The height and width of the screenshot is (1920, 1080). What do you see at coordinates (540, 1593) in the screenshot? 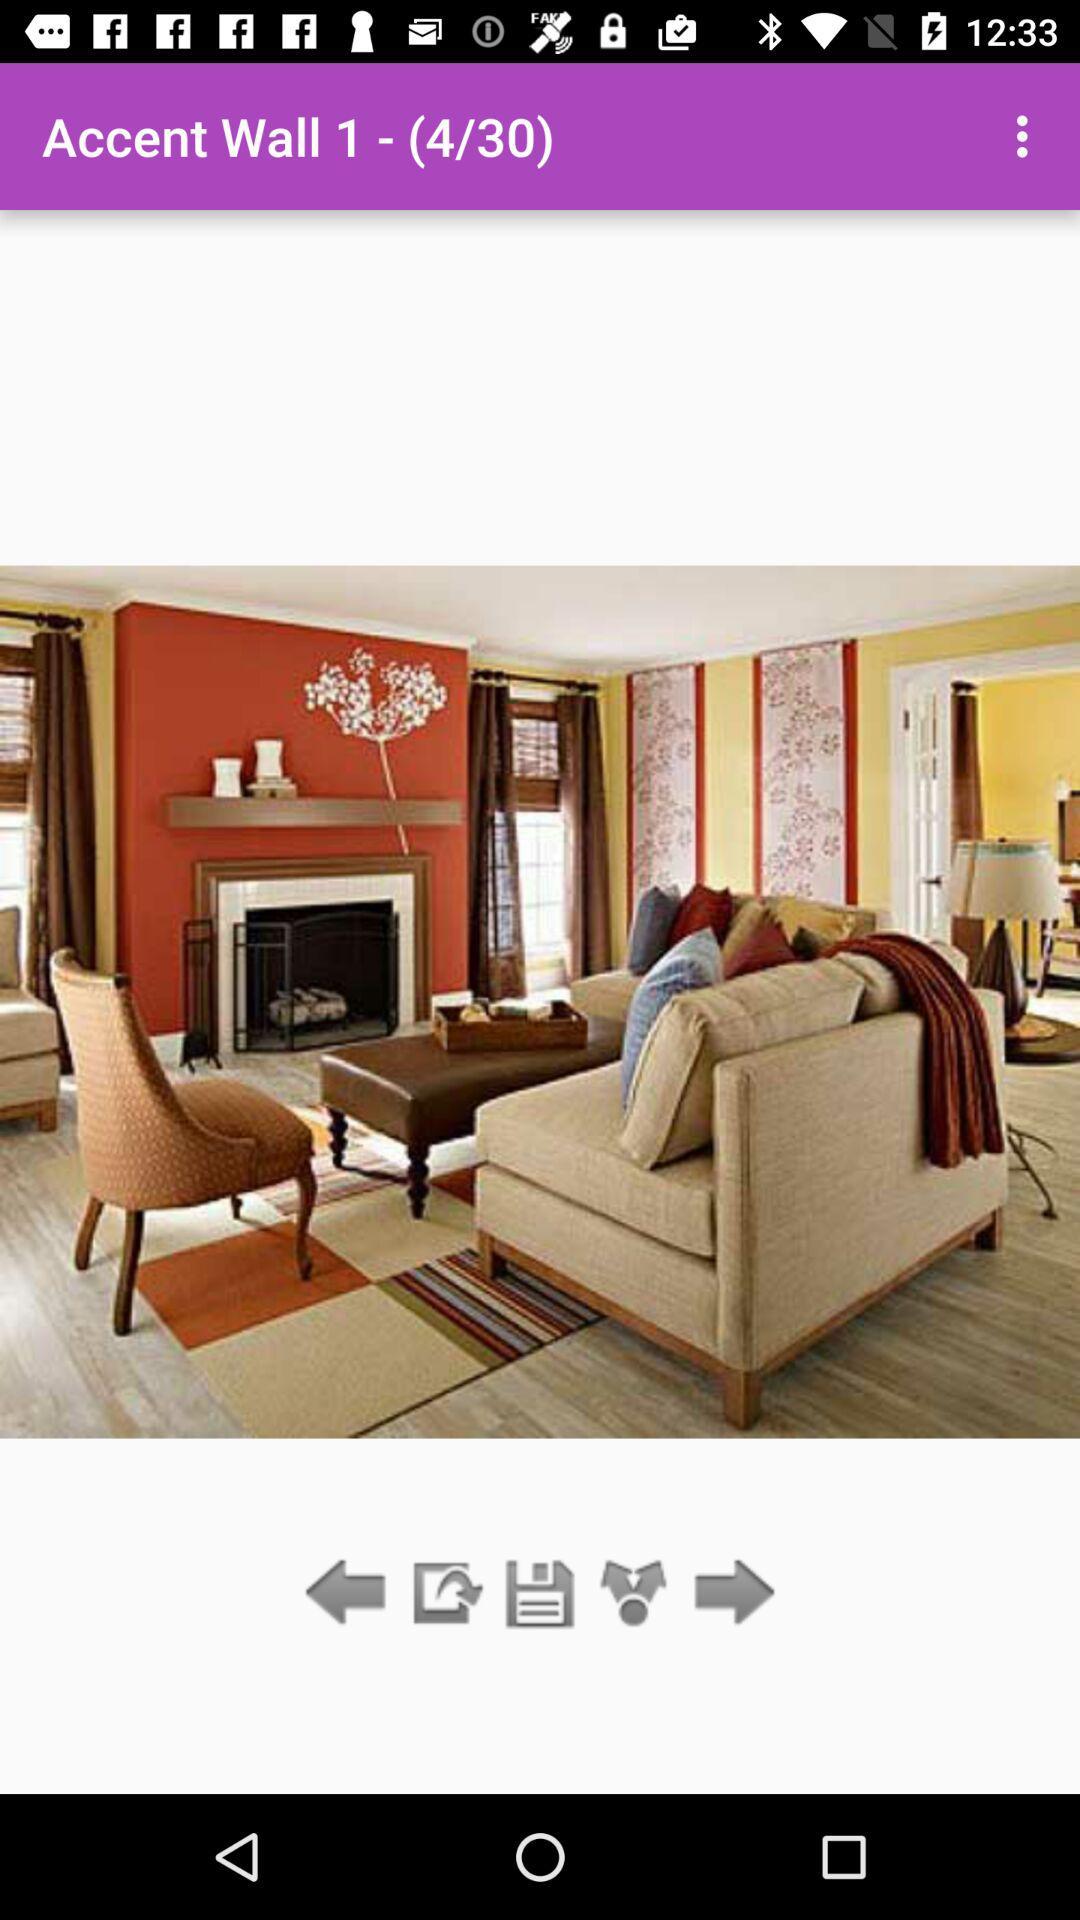
I see `the app below the accent wall 1` at bounding box center [540, 1593].